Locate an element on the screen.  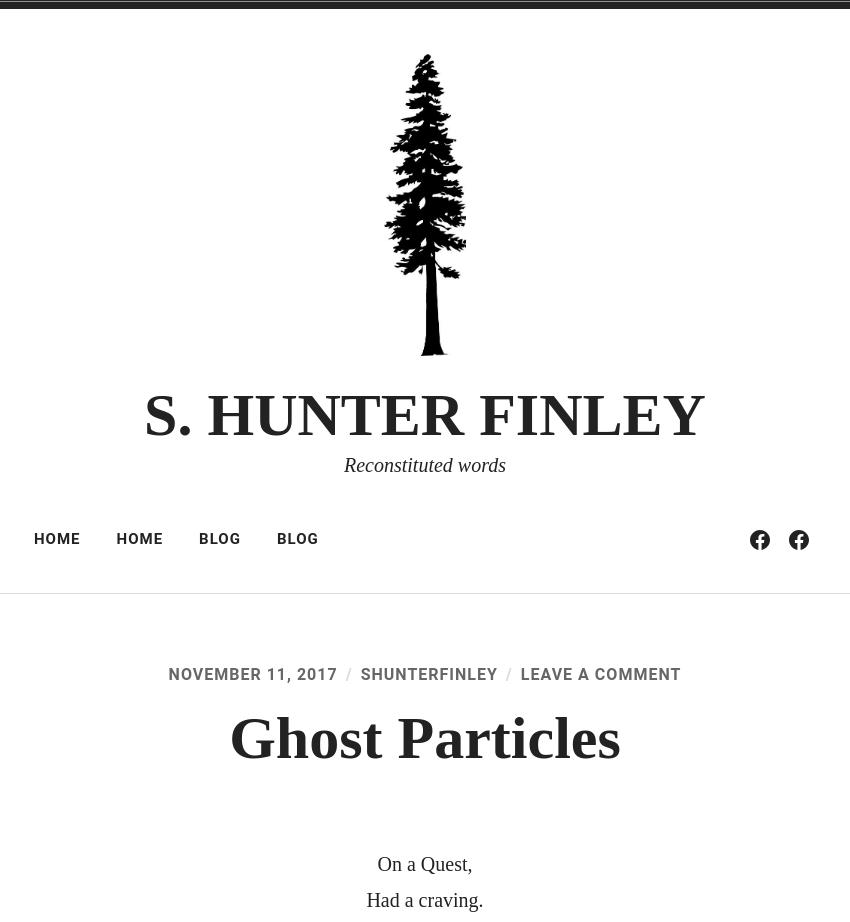
'shunterfinley' is located at coordinates (358, 674).